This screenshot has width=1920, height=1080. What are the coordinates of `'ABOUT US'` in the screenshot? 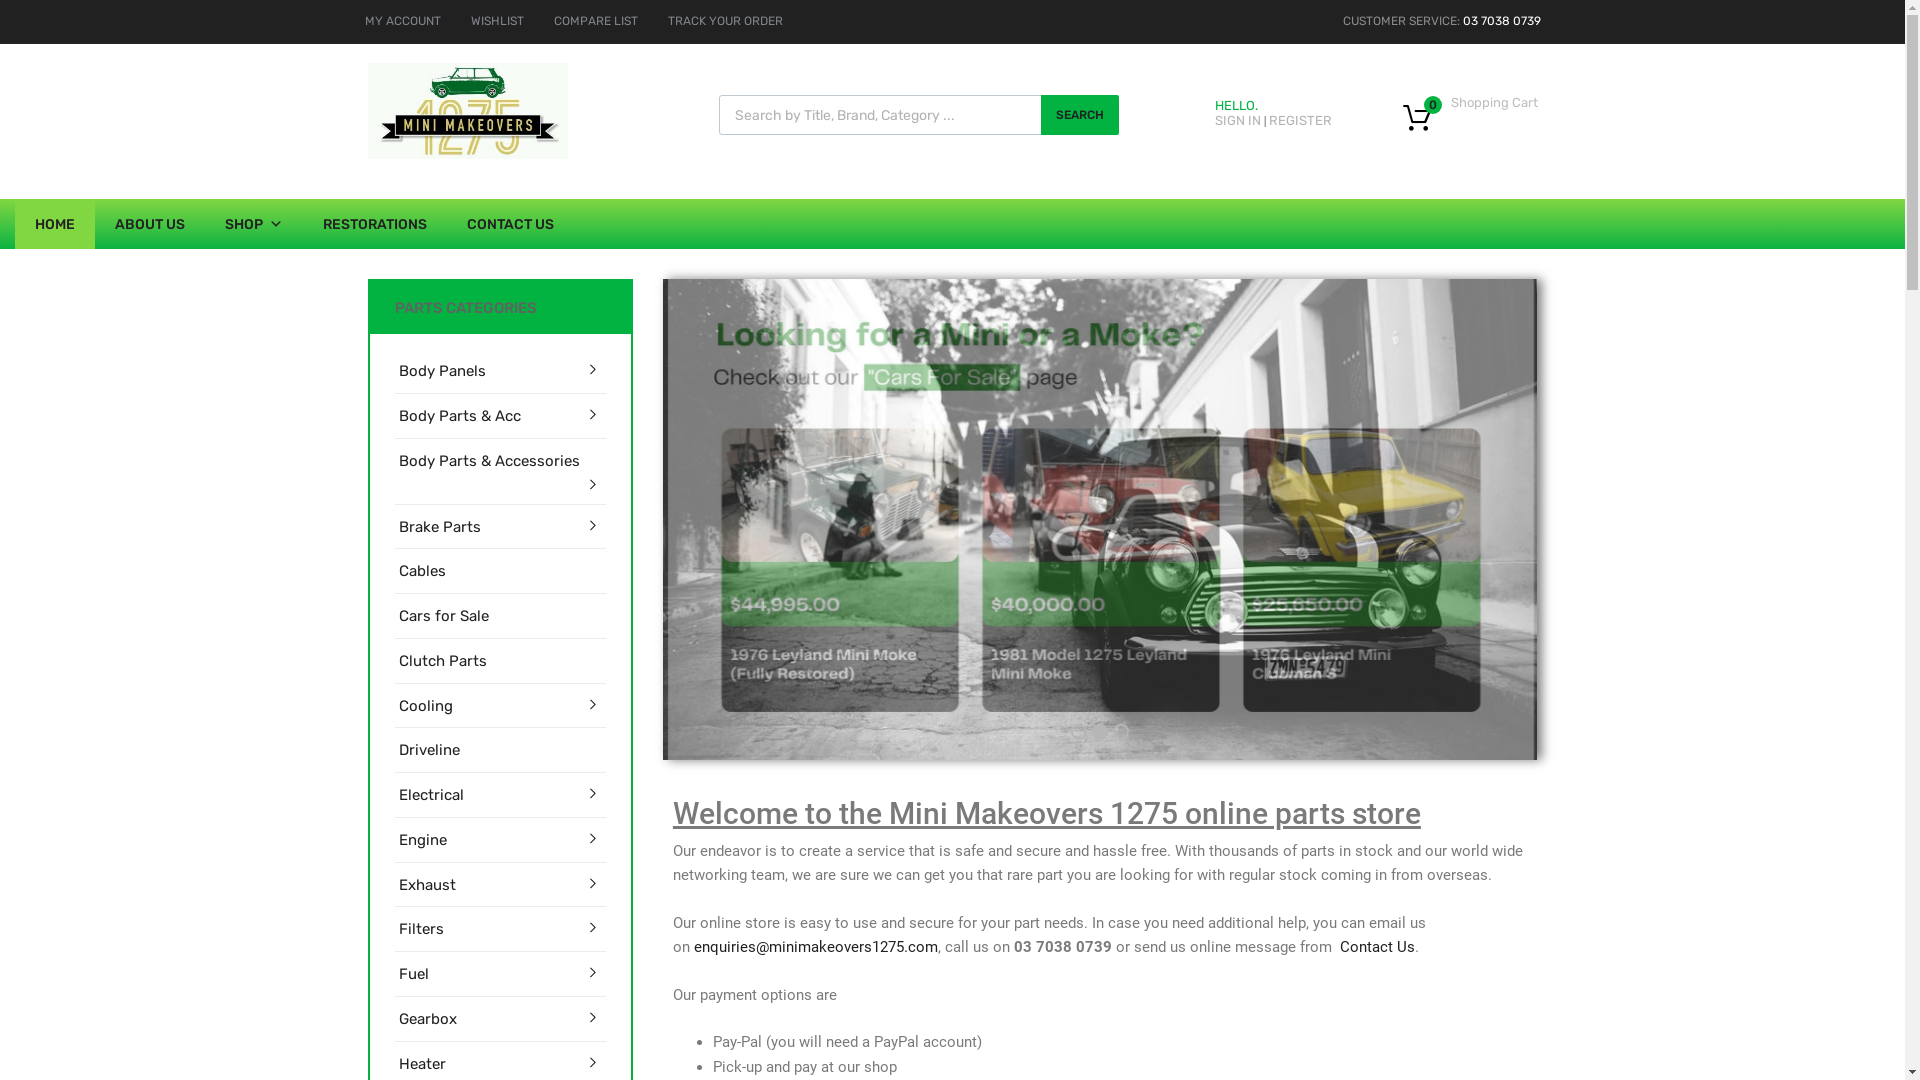 It's located at (830, 680).